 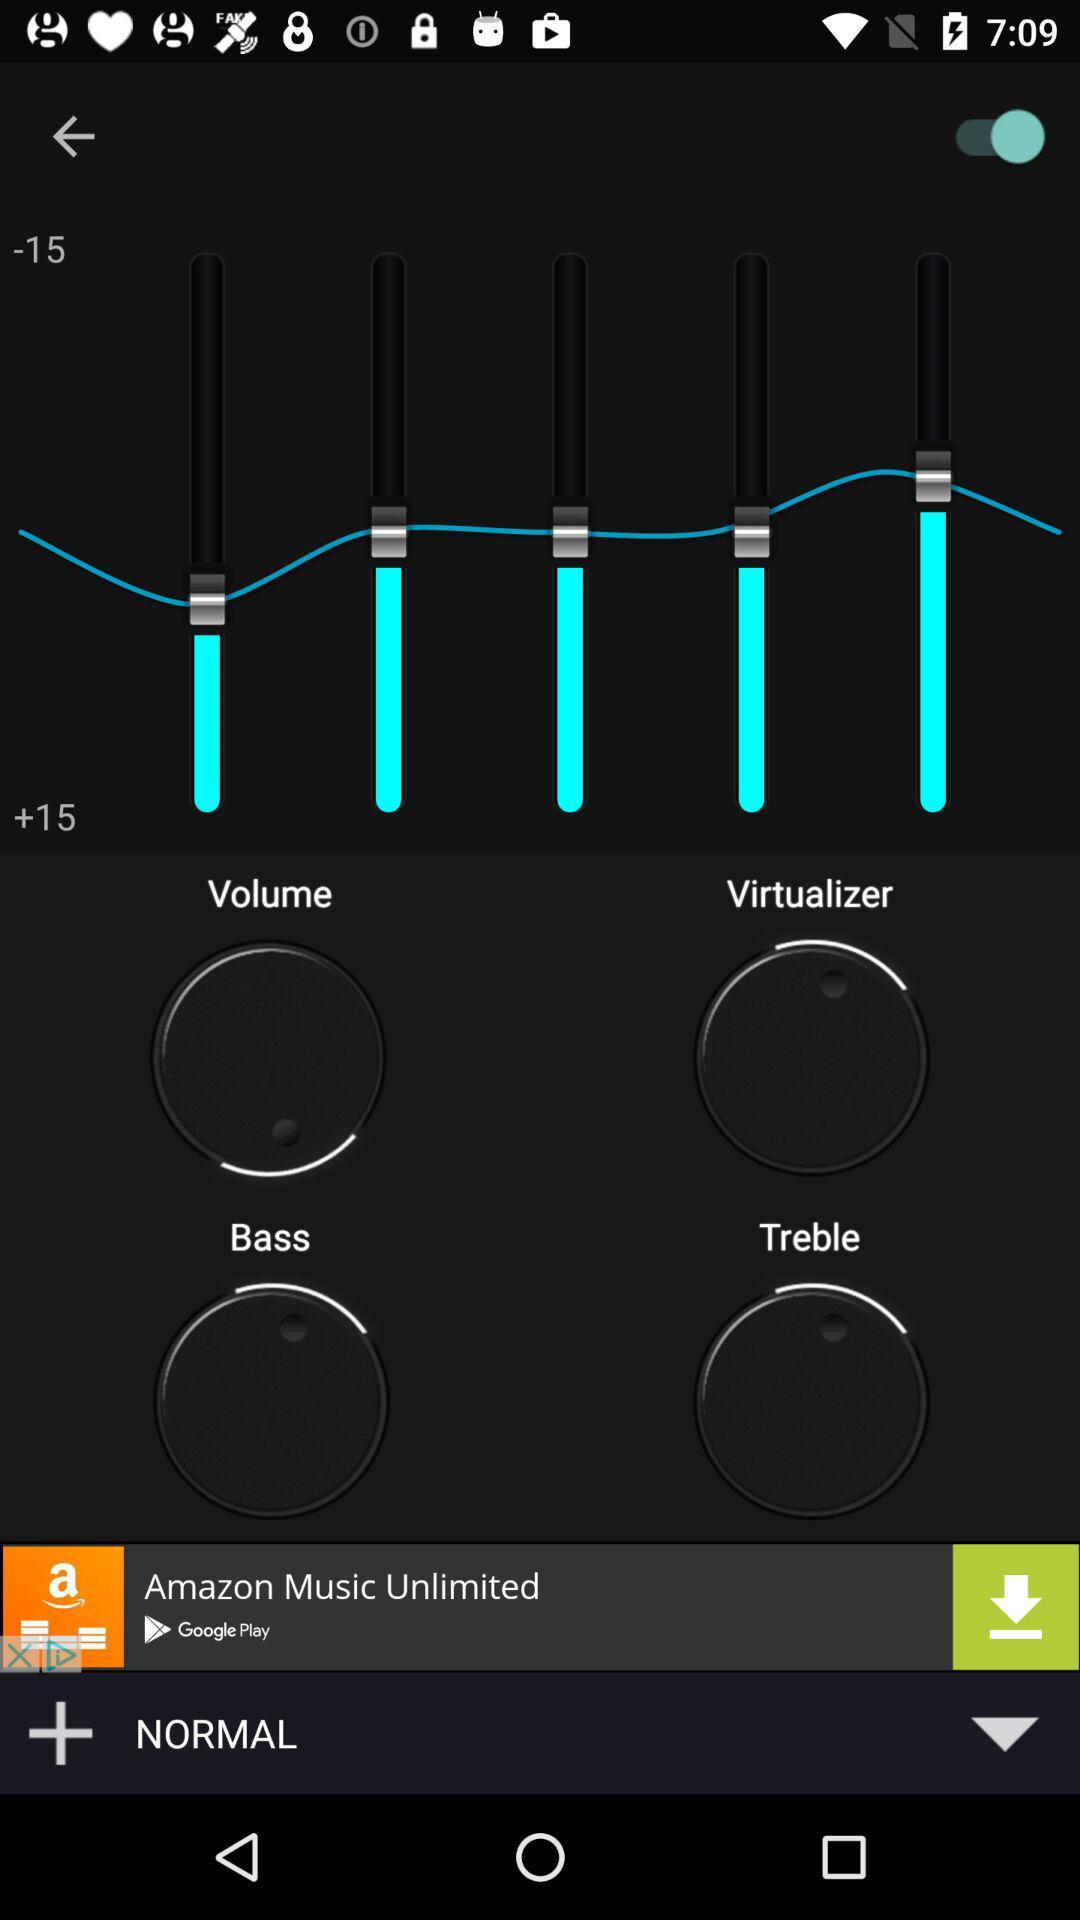 What do you see at coordinates (540, 1606) in the screenshot?
I see `open advertisement` at bounding box center [540, 1606].